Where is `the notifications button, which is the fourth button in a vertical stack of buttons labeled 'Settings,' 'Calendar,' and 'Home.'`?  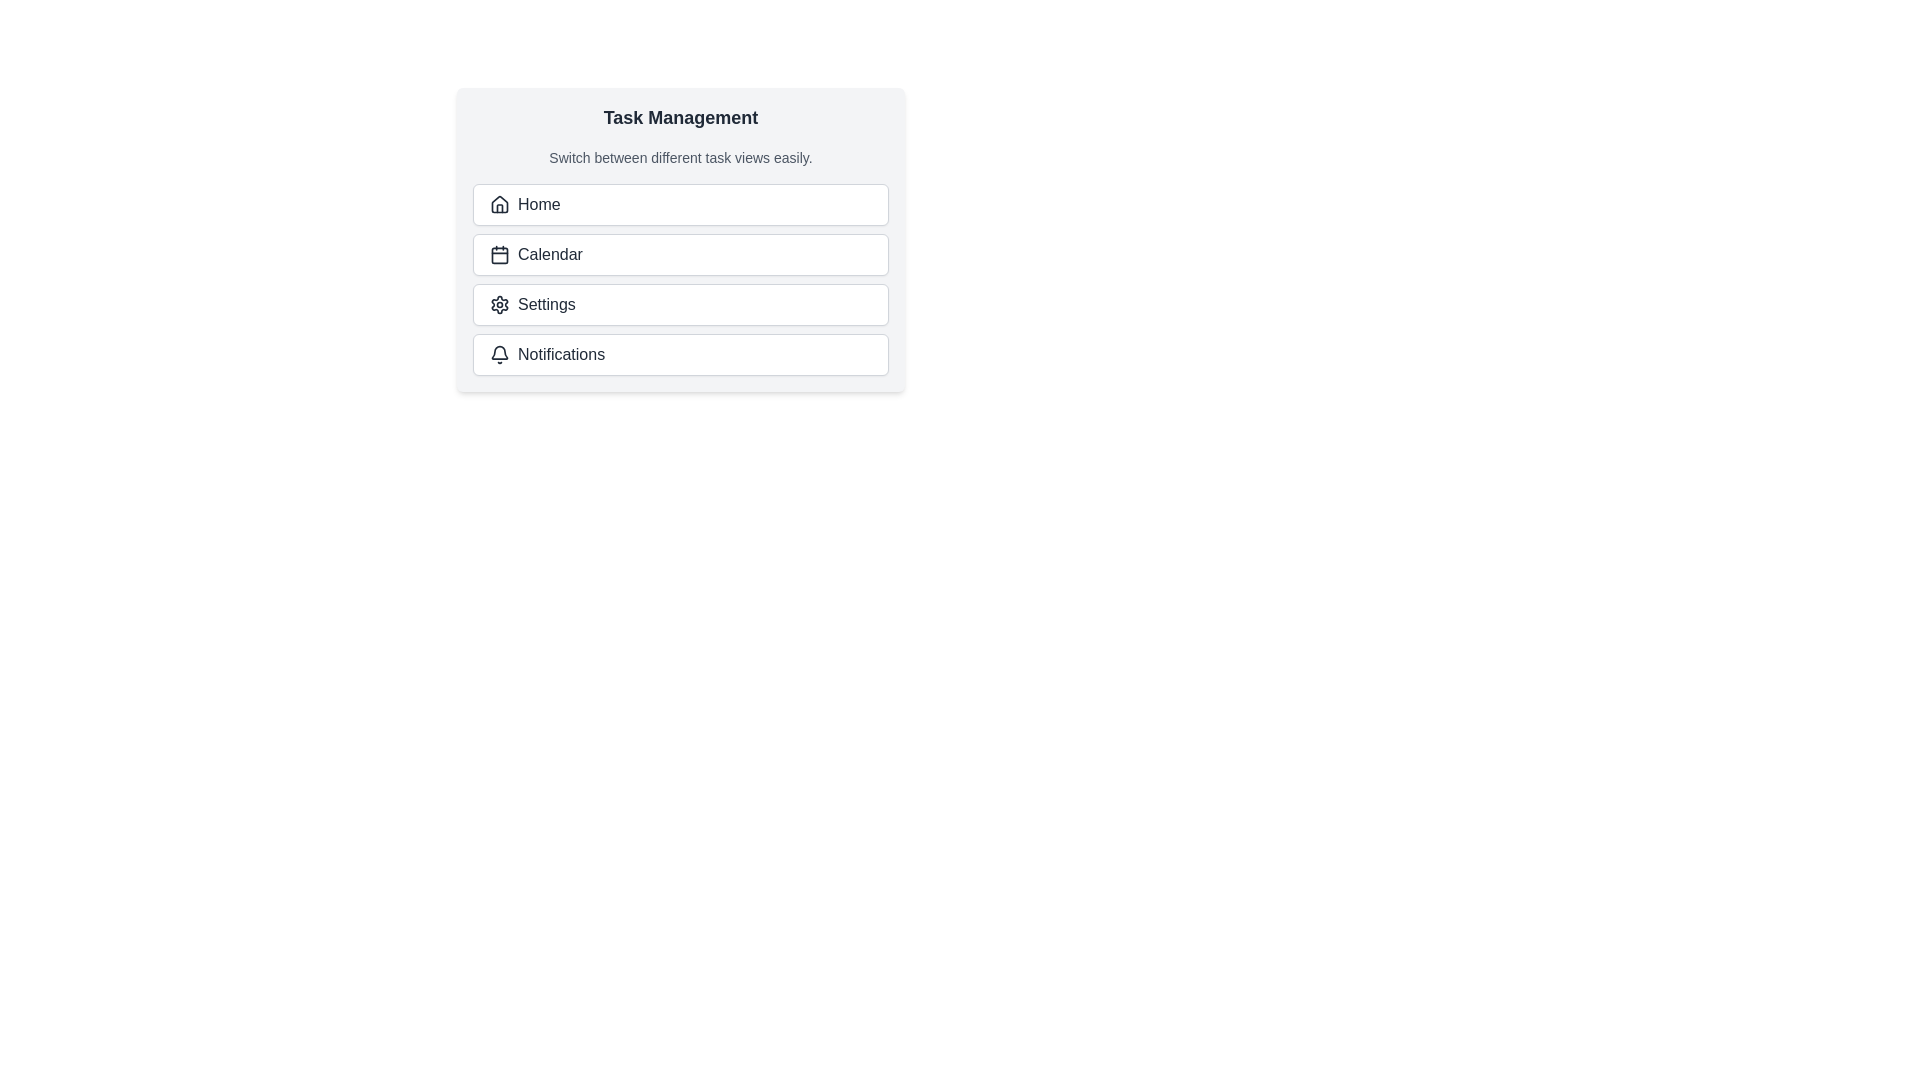 the notifications button, which is the fourth button in a vertical stack of buttons labeled 'Settings,' 'Calendar,' and 'Home.' is located at coordinates (681, 353).